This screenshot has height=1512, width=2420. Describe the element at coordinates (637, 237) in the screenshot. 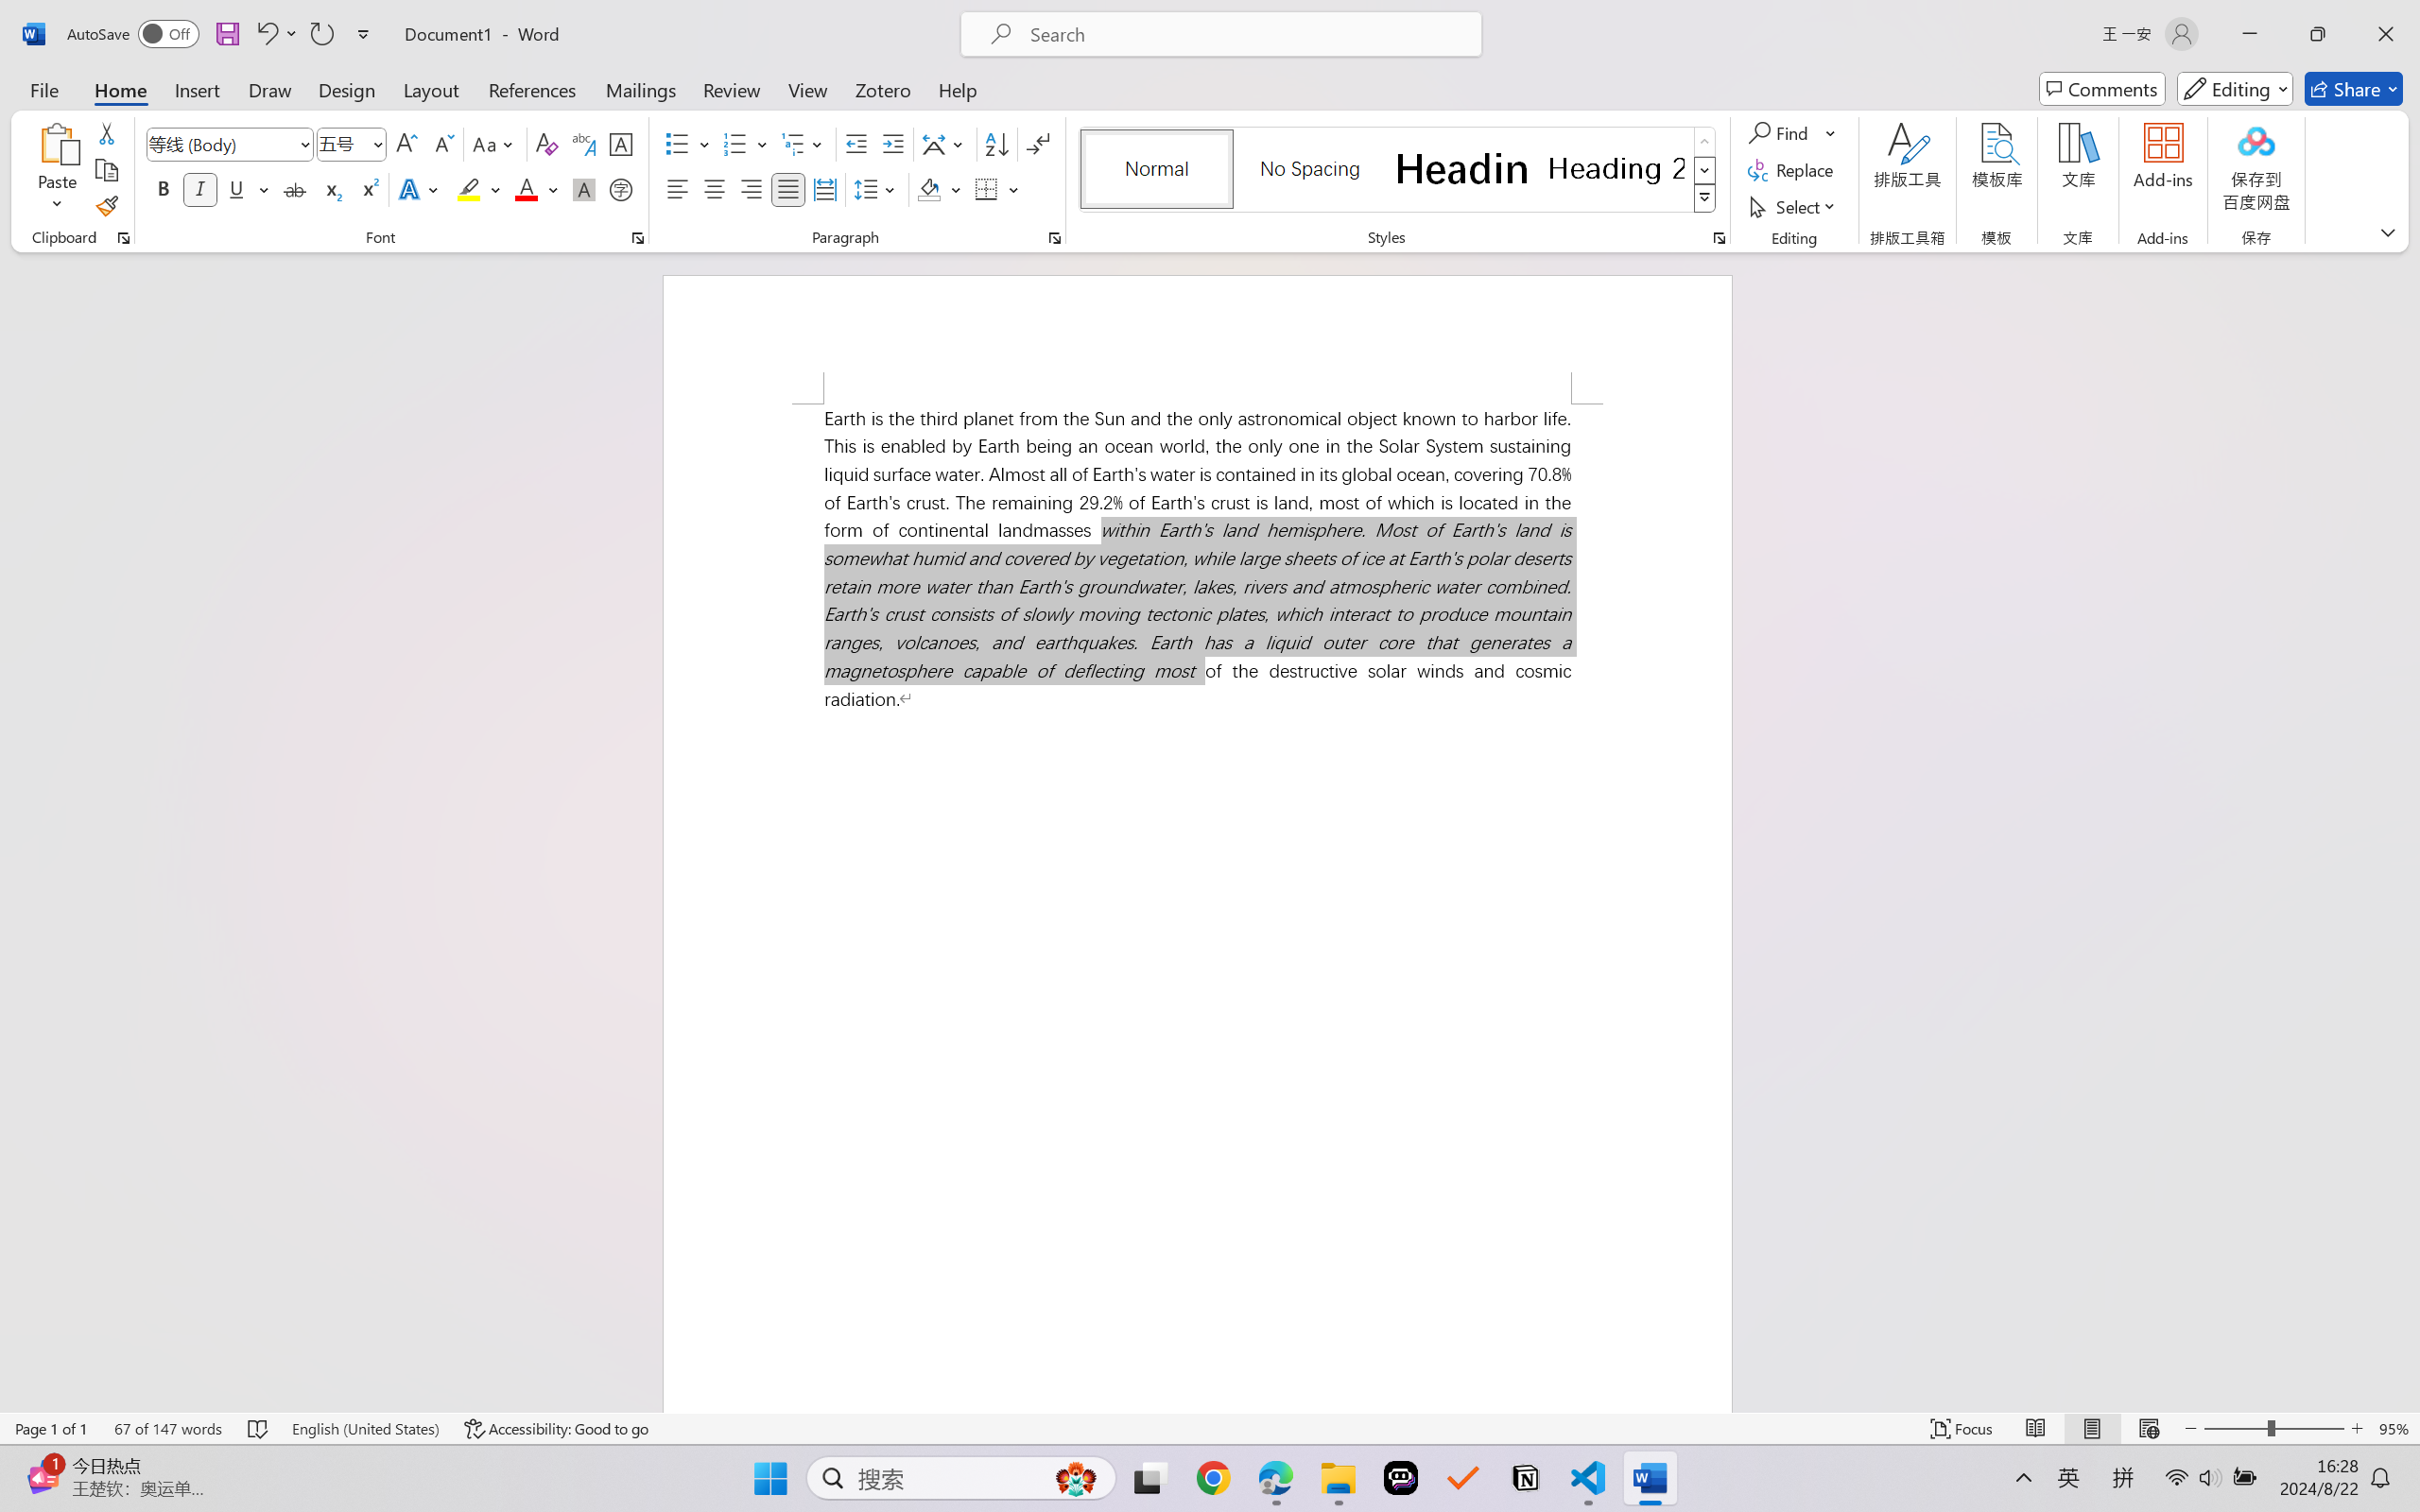

I see `'Font...'` at that location.